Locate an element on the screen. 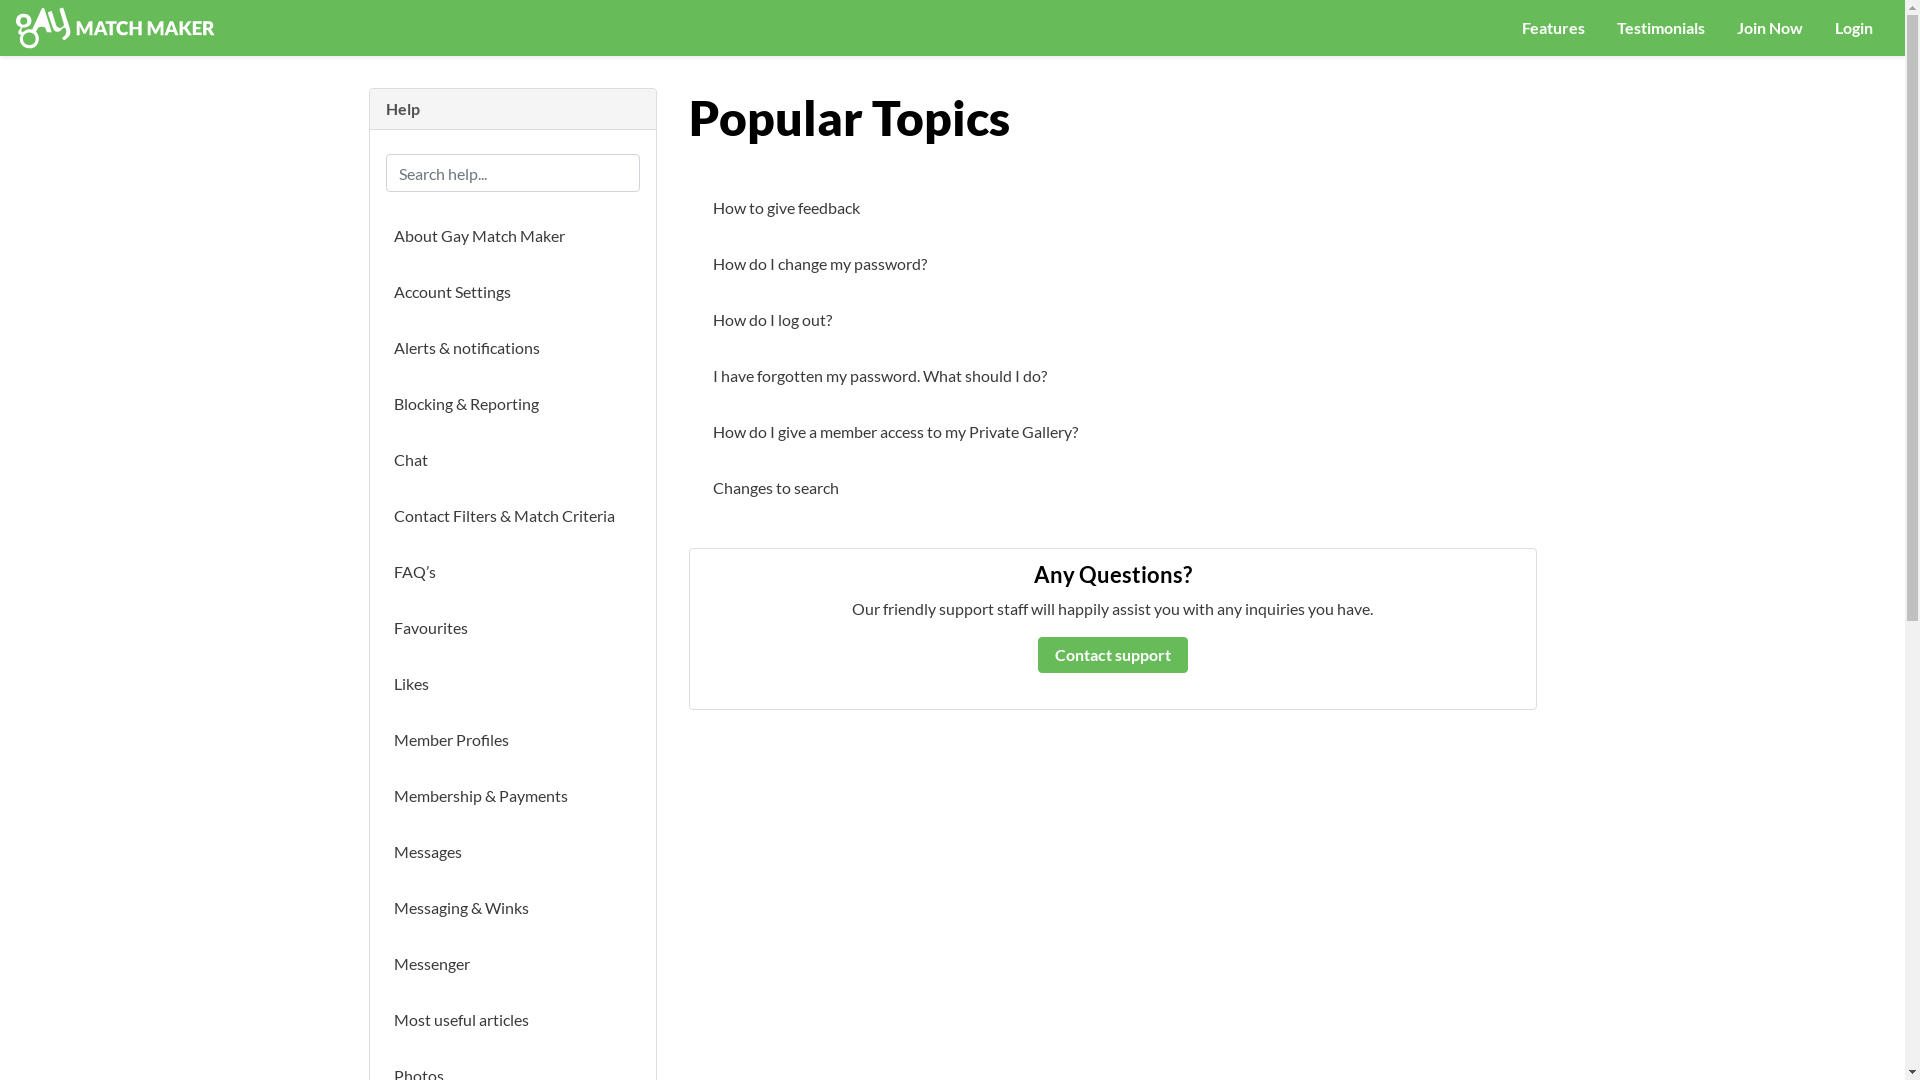 This screenshot has height=1080, width=1920. 'Join Now' is located at coordinates (1720, 27).